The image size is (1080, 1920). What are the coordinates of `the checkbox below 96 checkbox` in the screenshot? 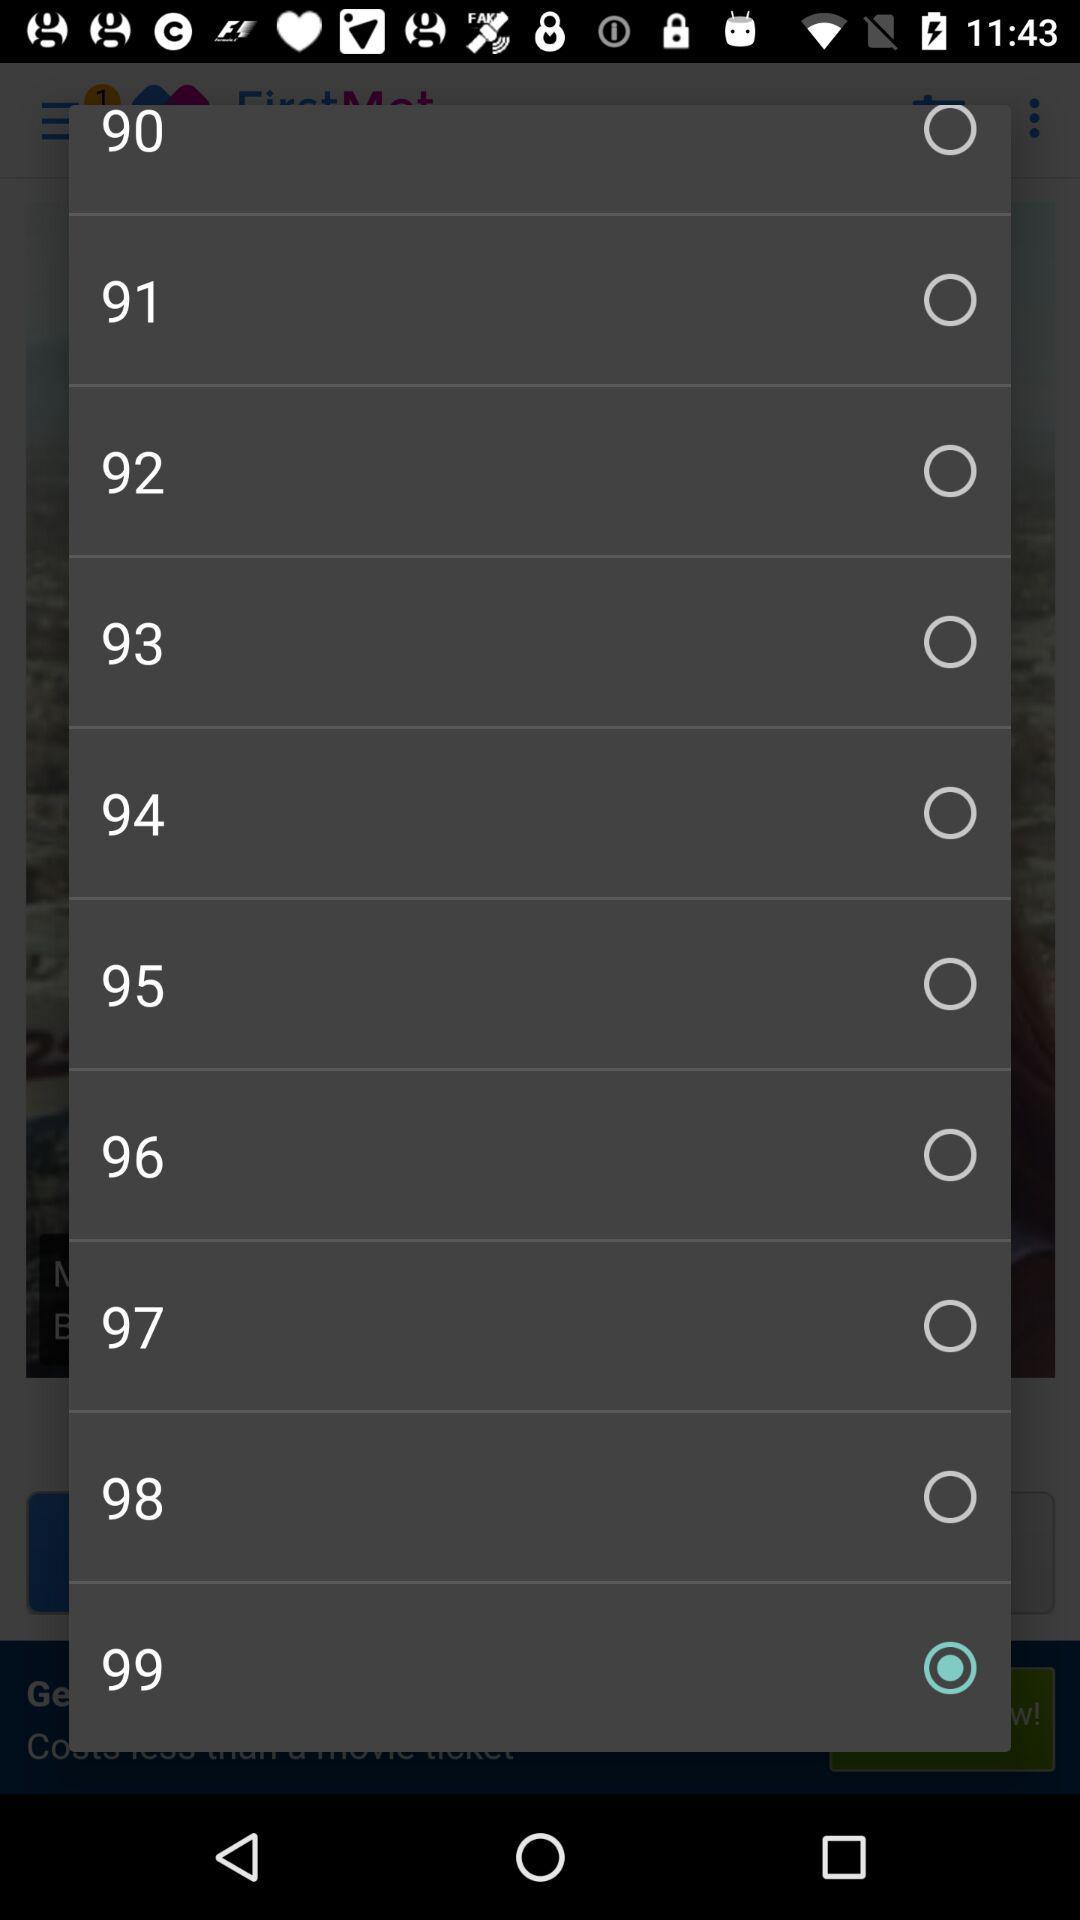 It's located at (540, 1325).